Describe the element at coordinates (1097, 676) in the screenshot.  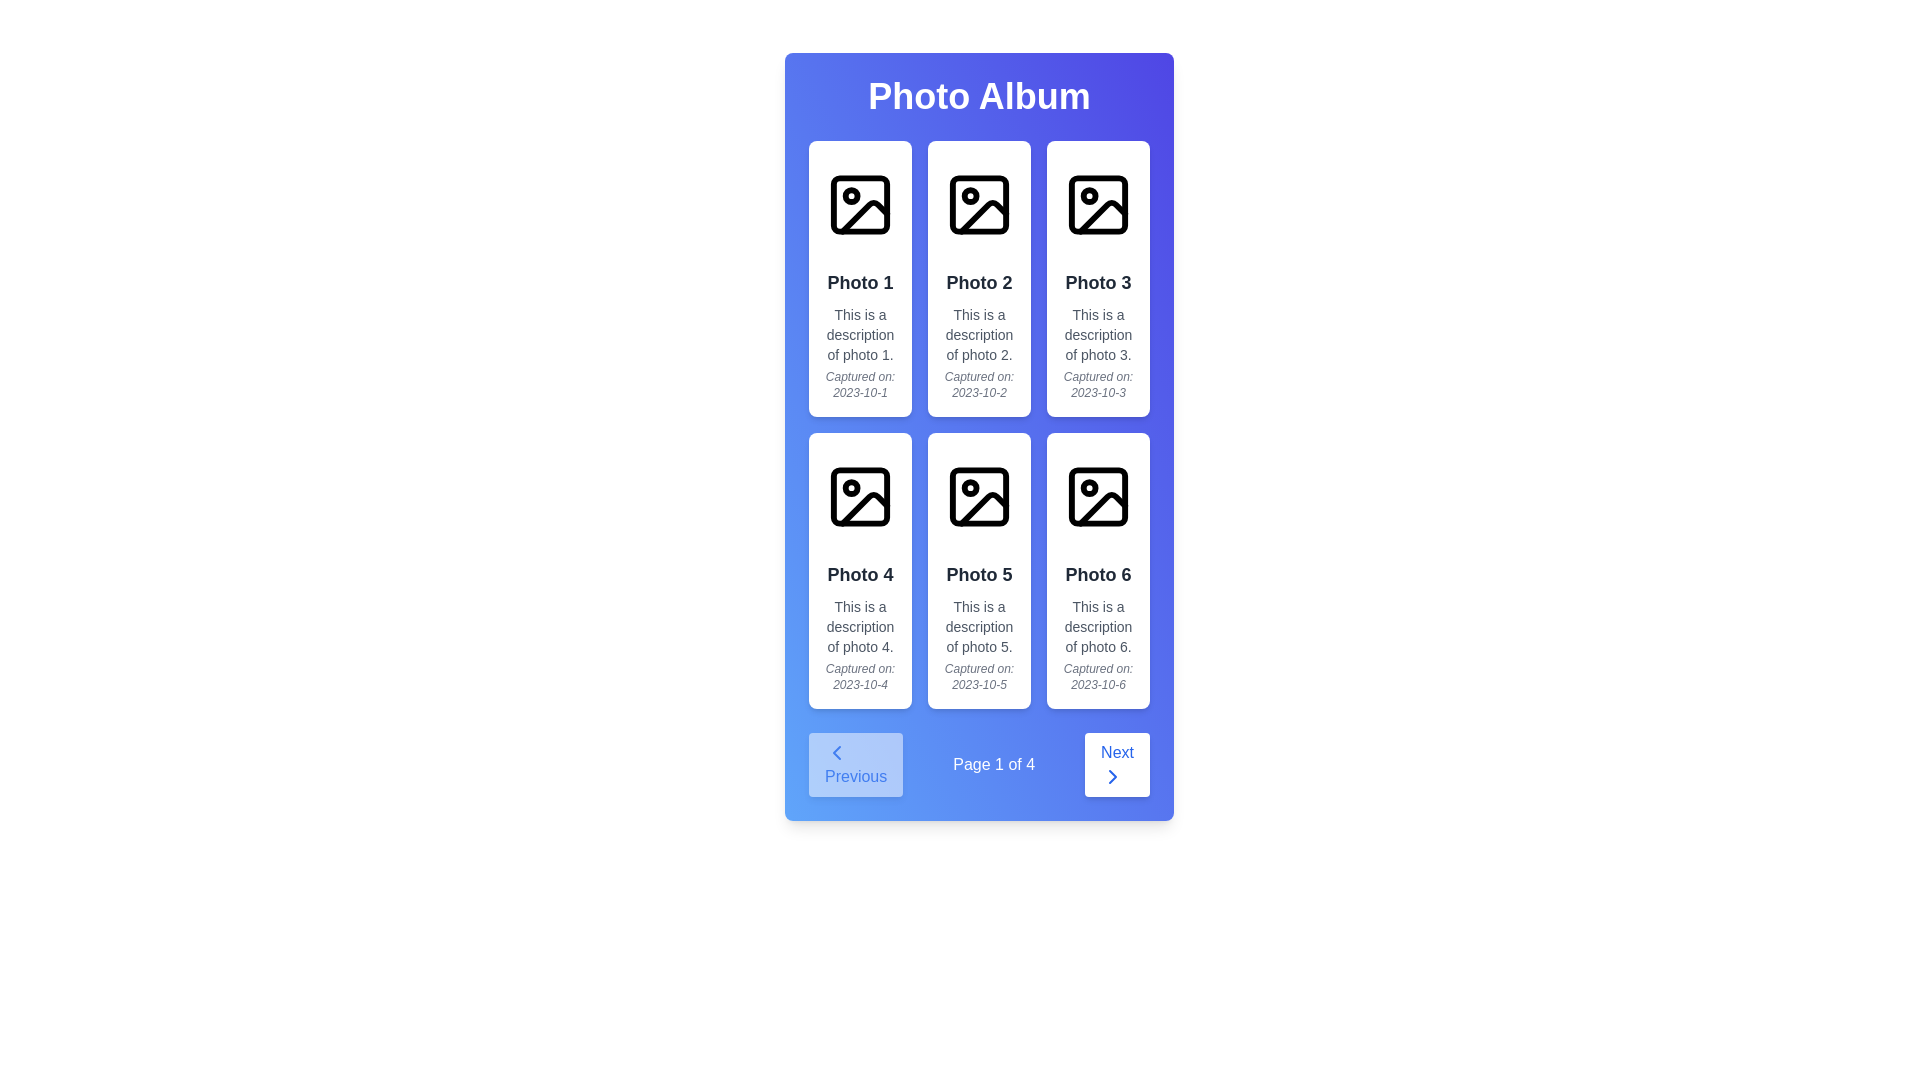
I see `the text label displaying 'Captured on: 2023-10-6', which is styled in small, italicized gray font and positioned at the bottom of the photo card labeled 'Photo 6'` at that location.